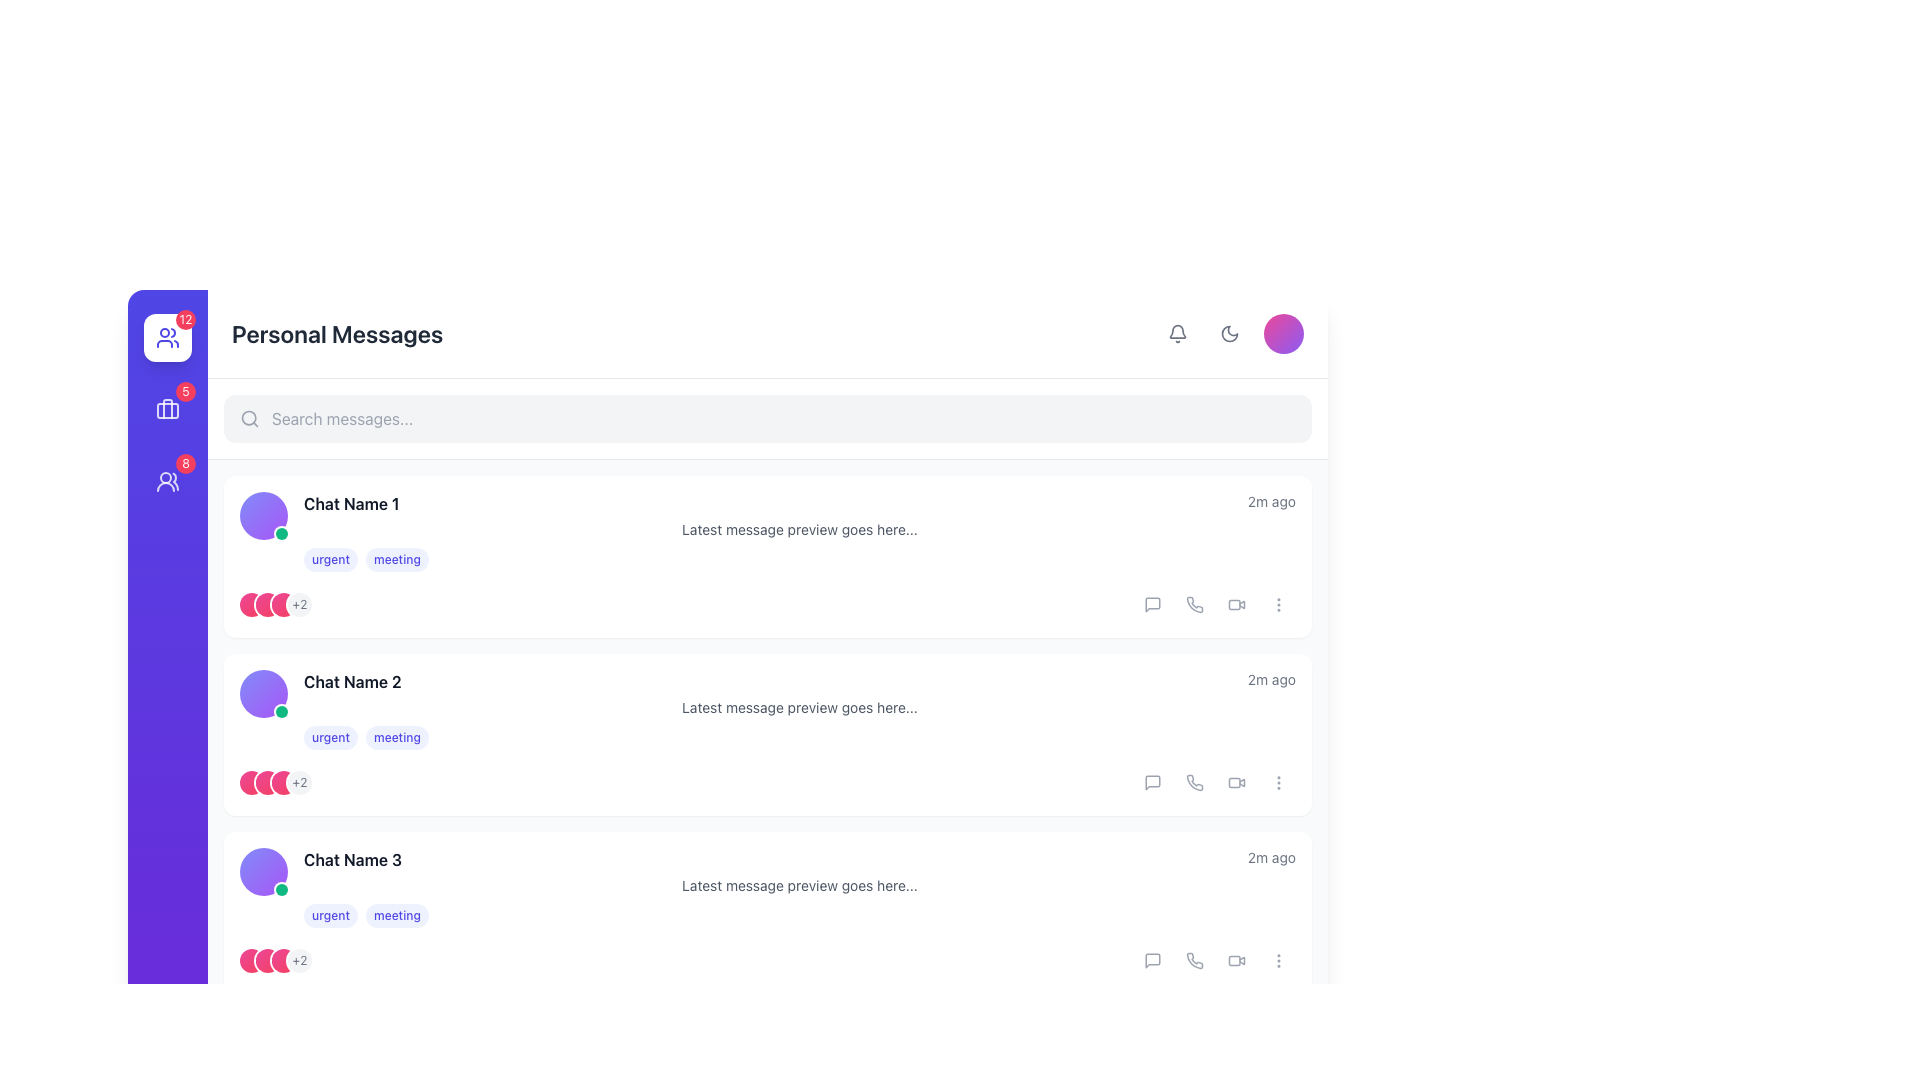 The width and height of the screenshot is (1920, 1080). Describe the element at coordinates (1236, 959) in the screenshot. I see `the small video camera icon button, which is styled in light gray and transitions to indigo upon hover, located as the sixth item in a horizontal grouping of icons` at that location.